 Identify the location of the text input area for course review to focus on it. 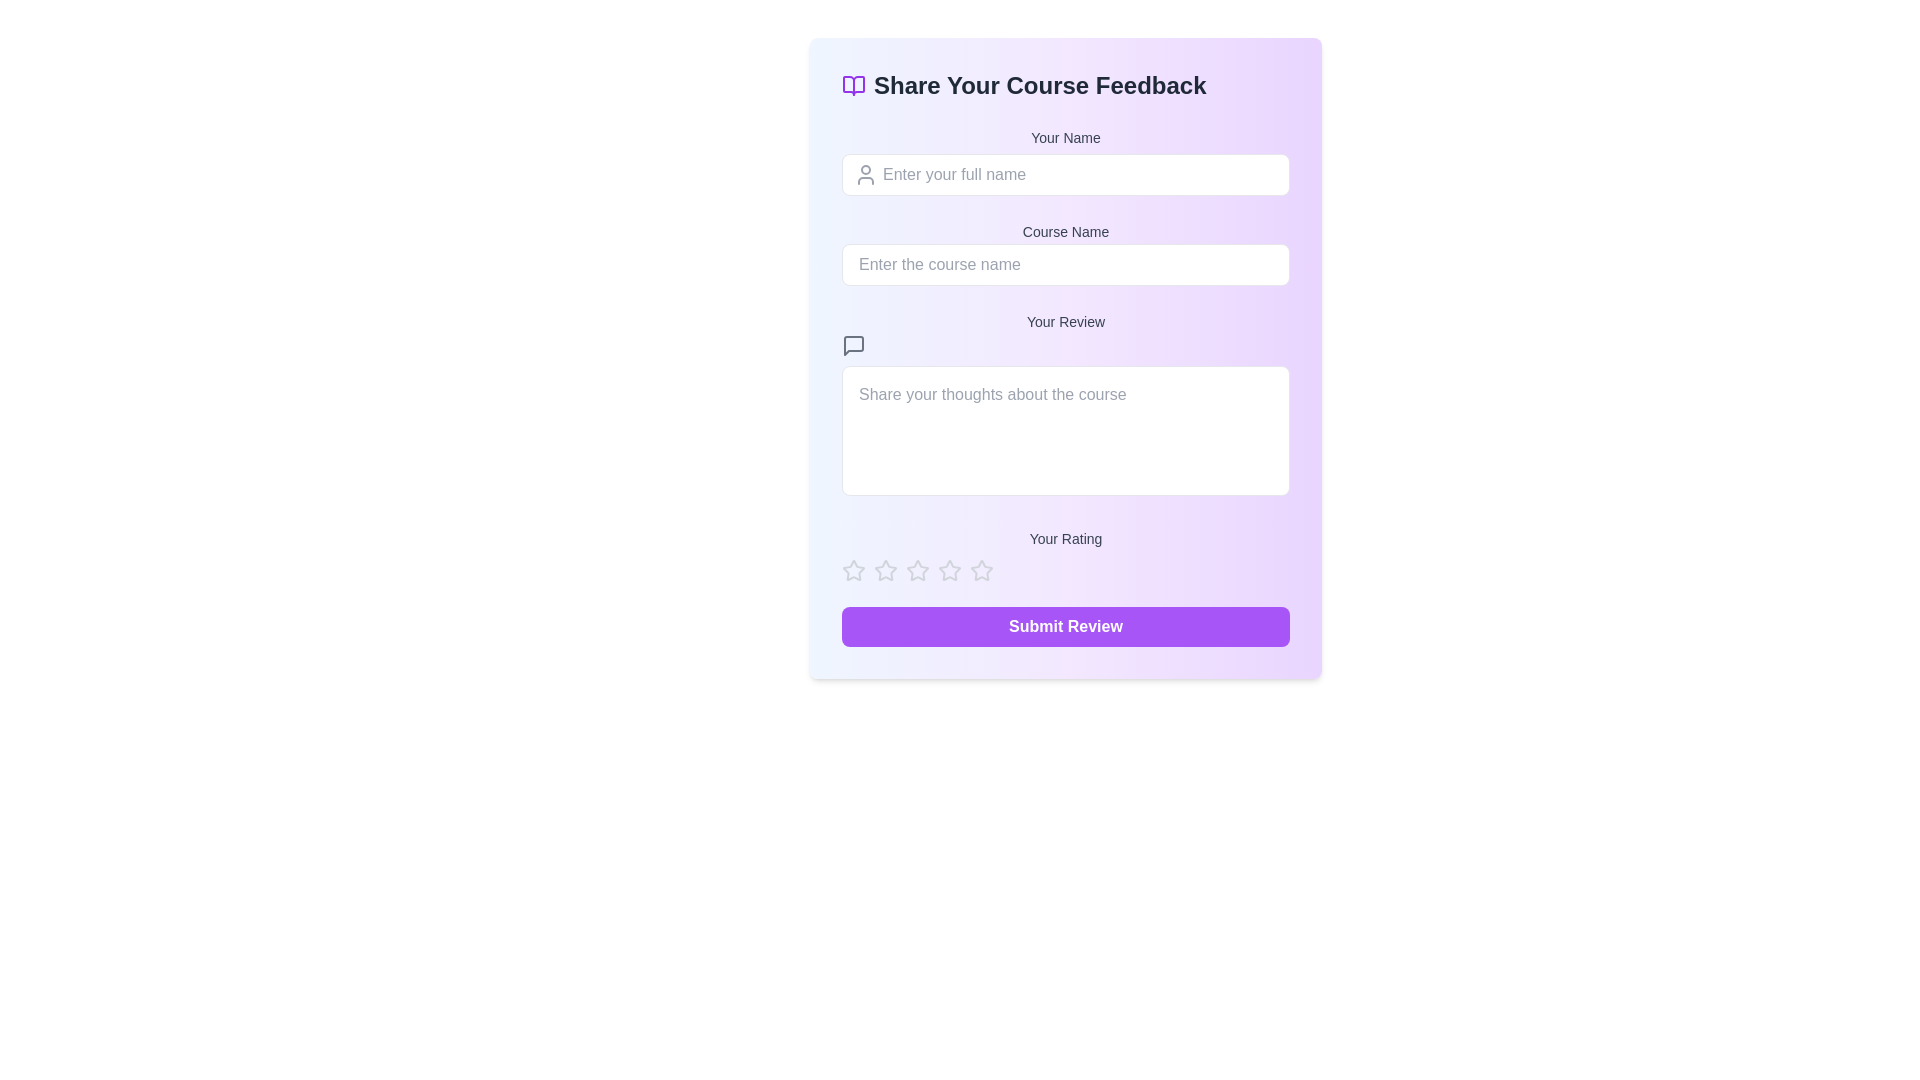
(1064, 405).